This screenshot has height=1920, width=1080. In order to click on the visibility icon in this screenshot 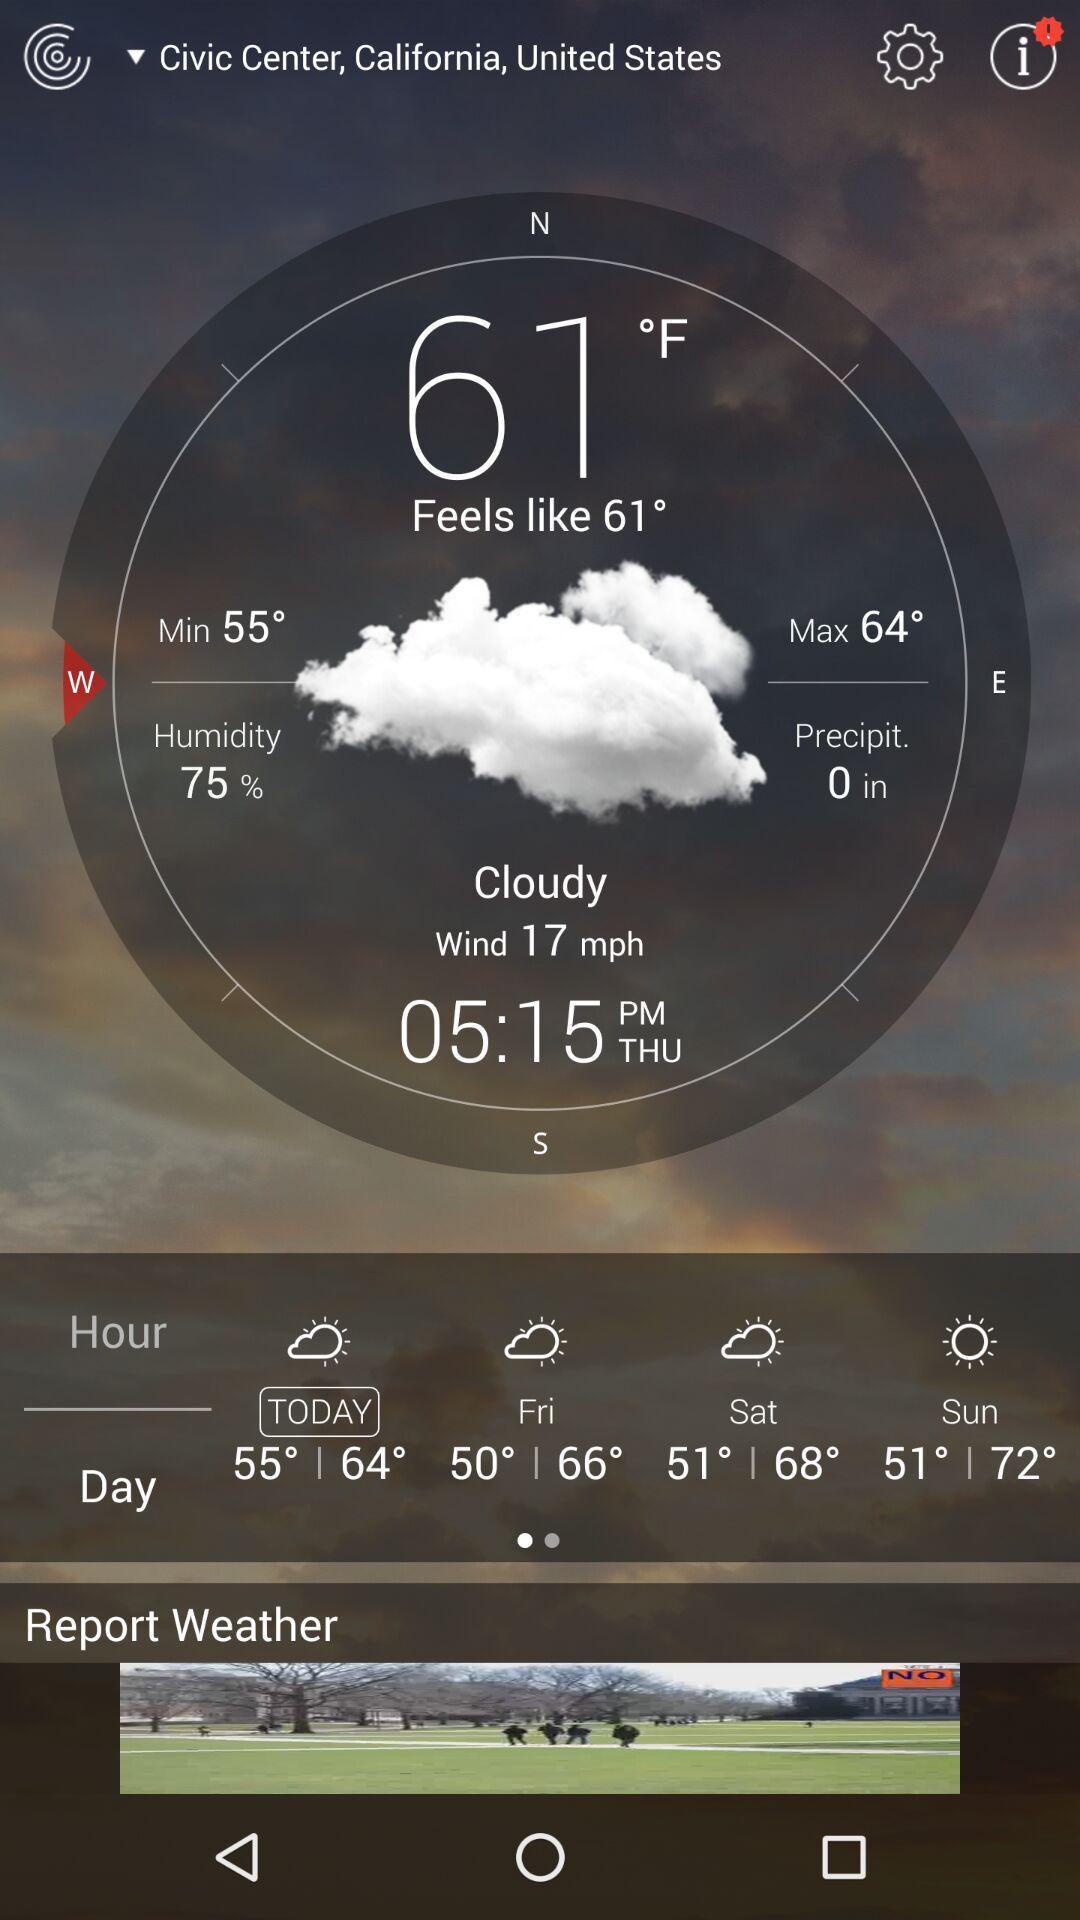, I will do `click(55, 56)`.